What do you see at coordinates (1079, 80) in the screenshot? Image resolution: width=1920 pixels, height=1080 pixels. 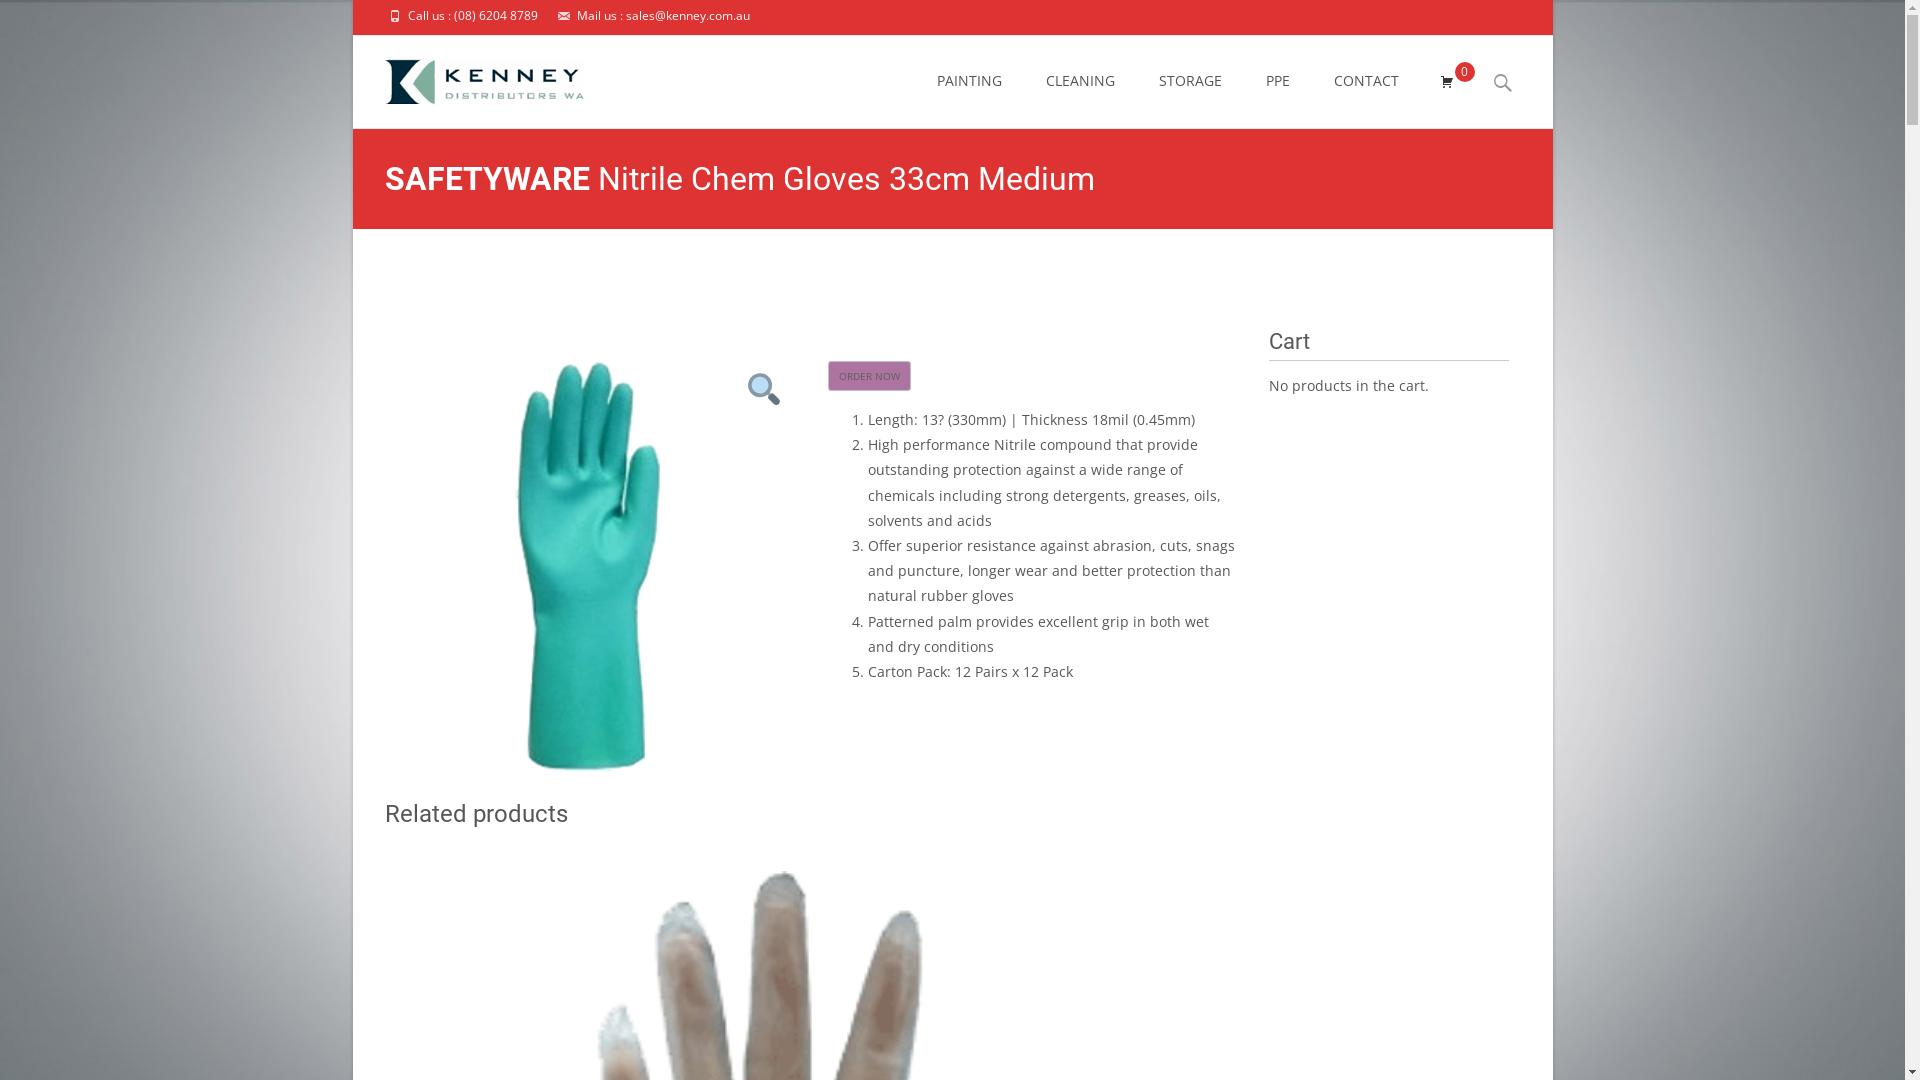 I see `'CLEANING'` at bounding box center [1079, 80].